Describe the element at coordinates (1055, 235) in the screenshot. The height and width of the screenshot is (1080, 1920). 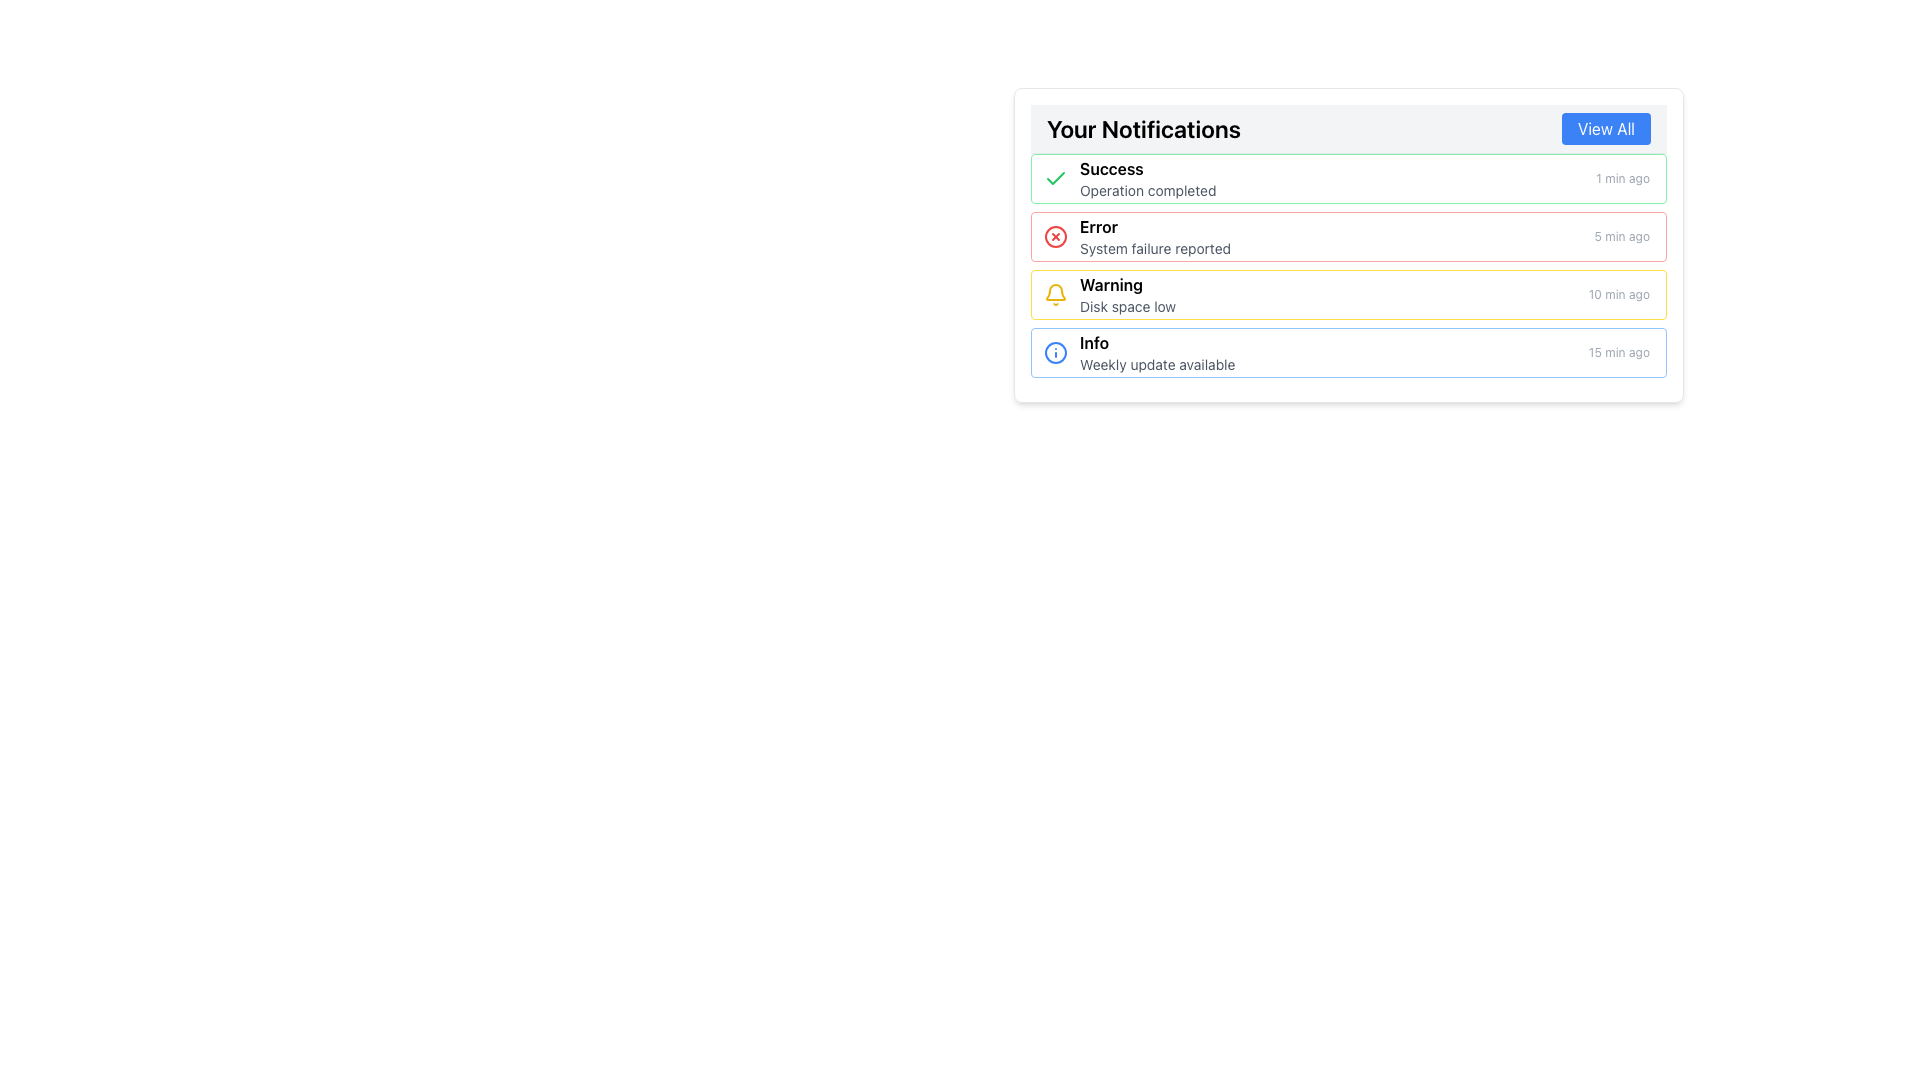
I see `the circular part of the SVG icon that indicates an error notification, located to the left of the 'Error' label in the notifications list` at that location.